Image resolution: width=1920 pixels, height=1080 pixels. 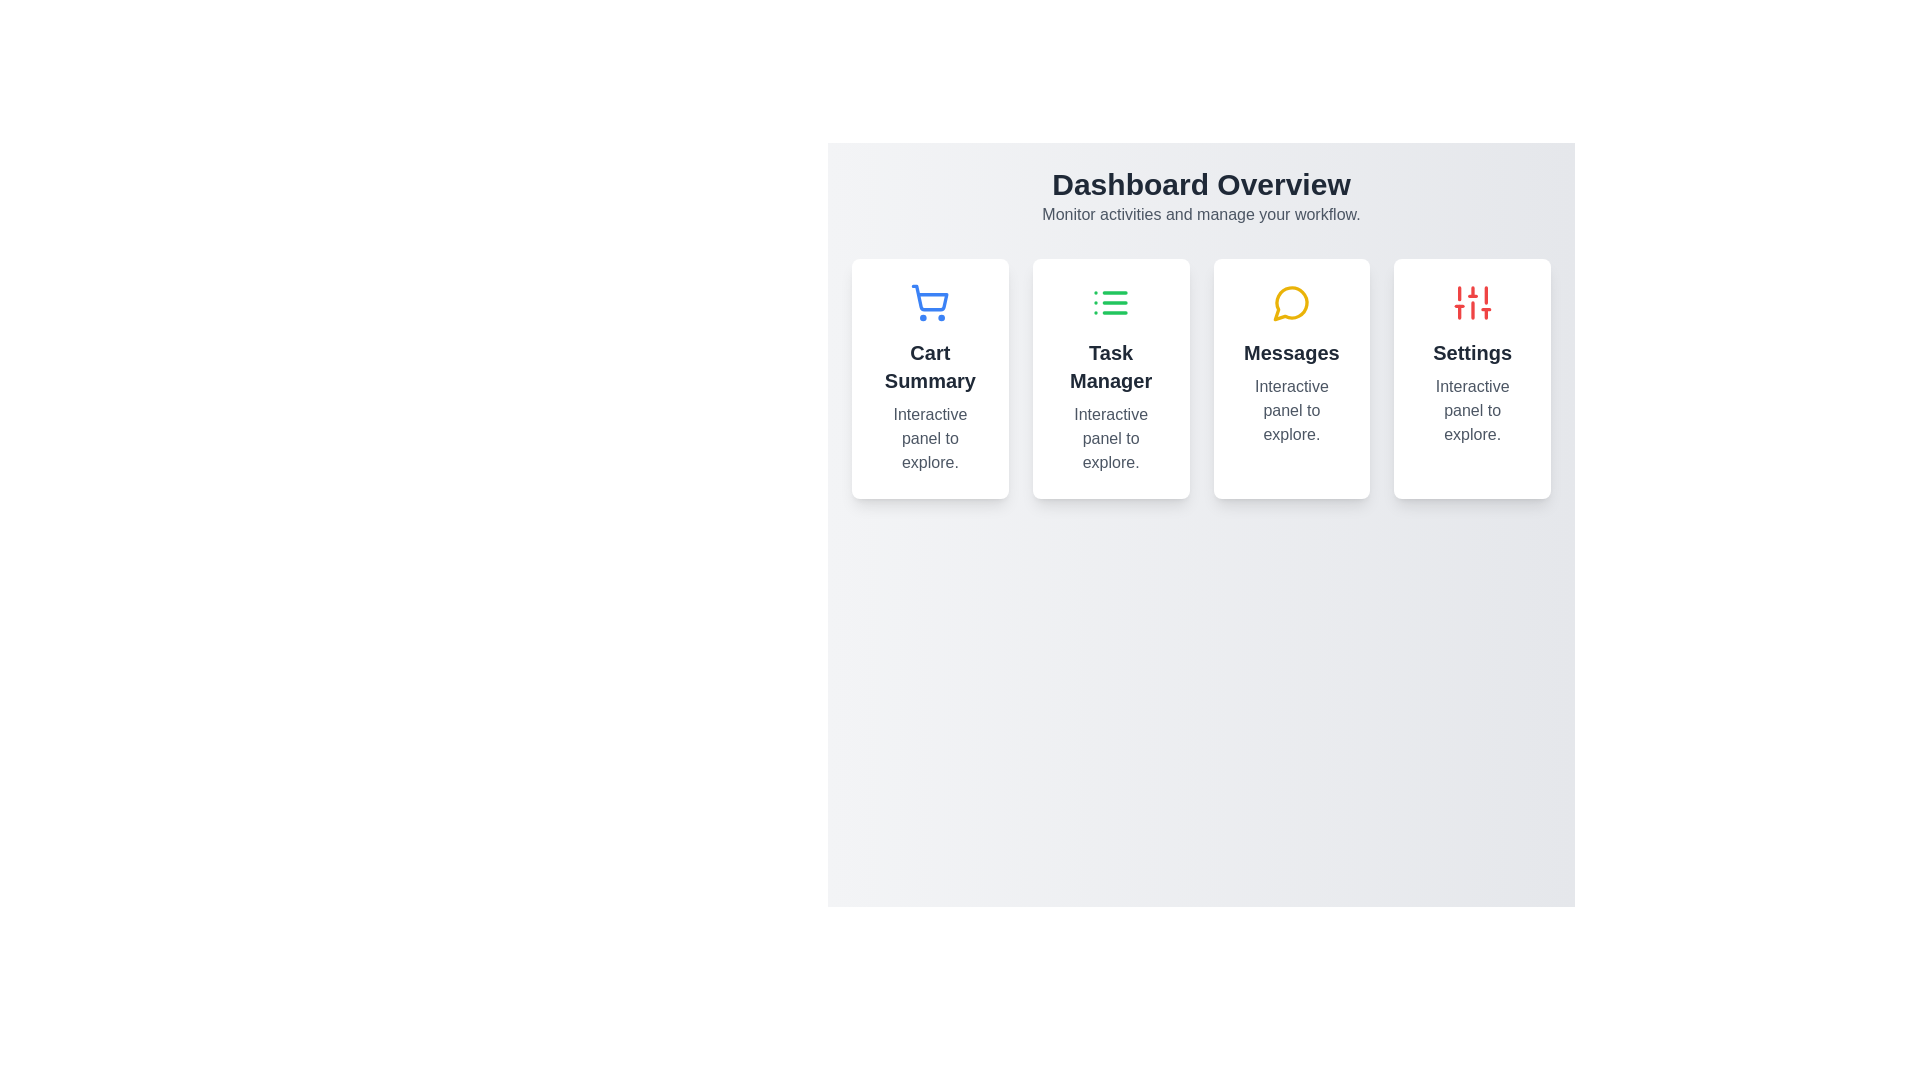 What do you see at coordinates (1200, 196) in the screenshot?
I see `the text component with the heading 'Dashboard Overview' and subtitle 'Monitor activities and manage your workflow.' located at the top center of the interface` at bounding box center [1200, 196].